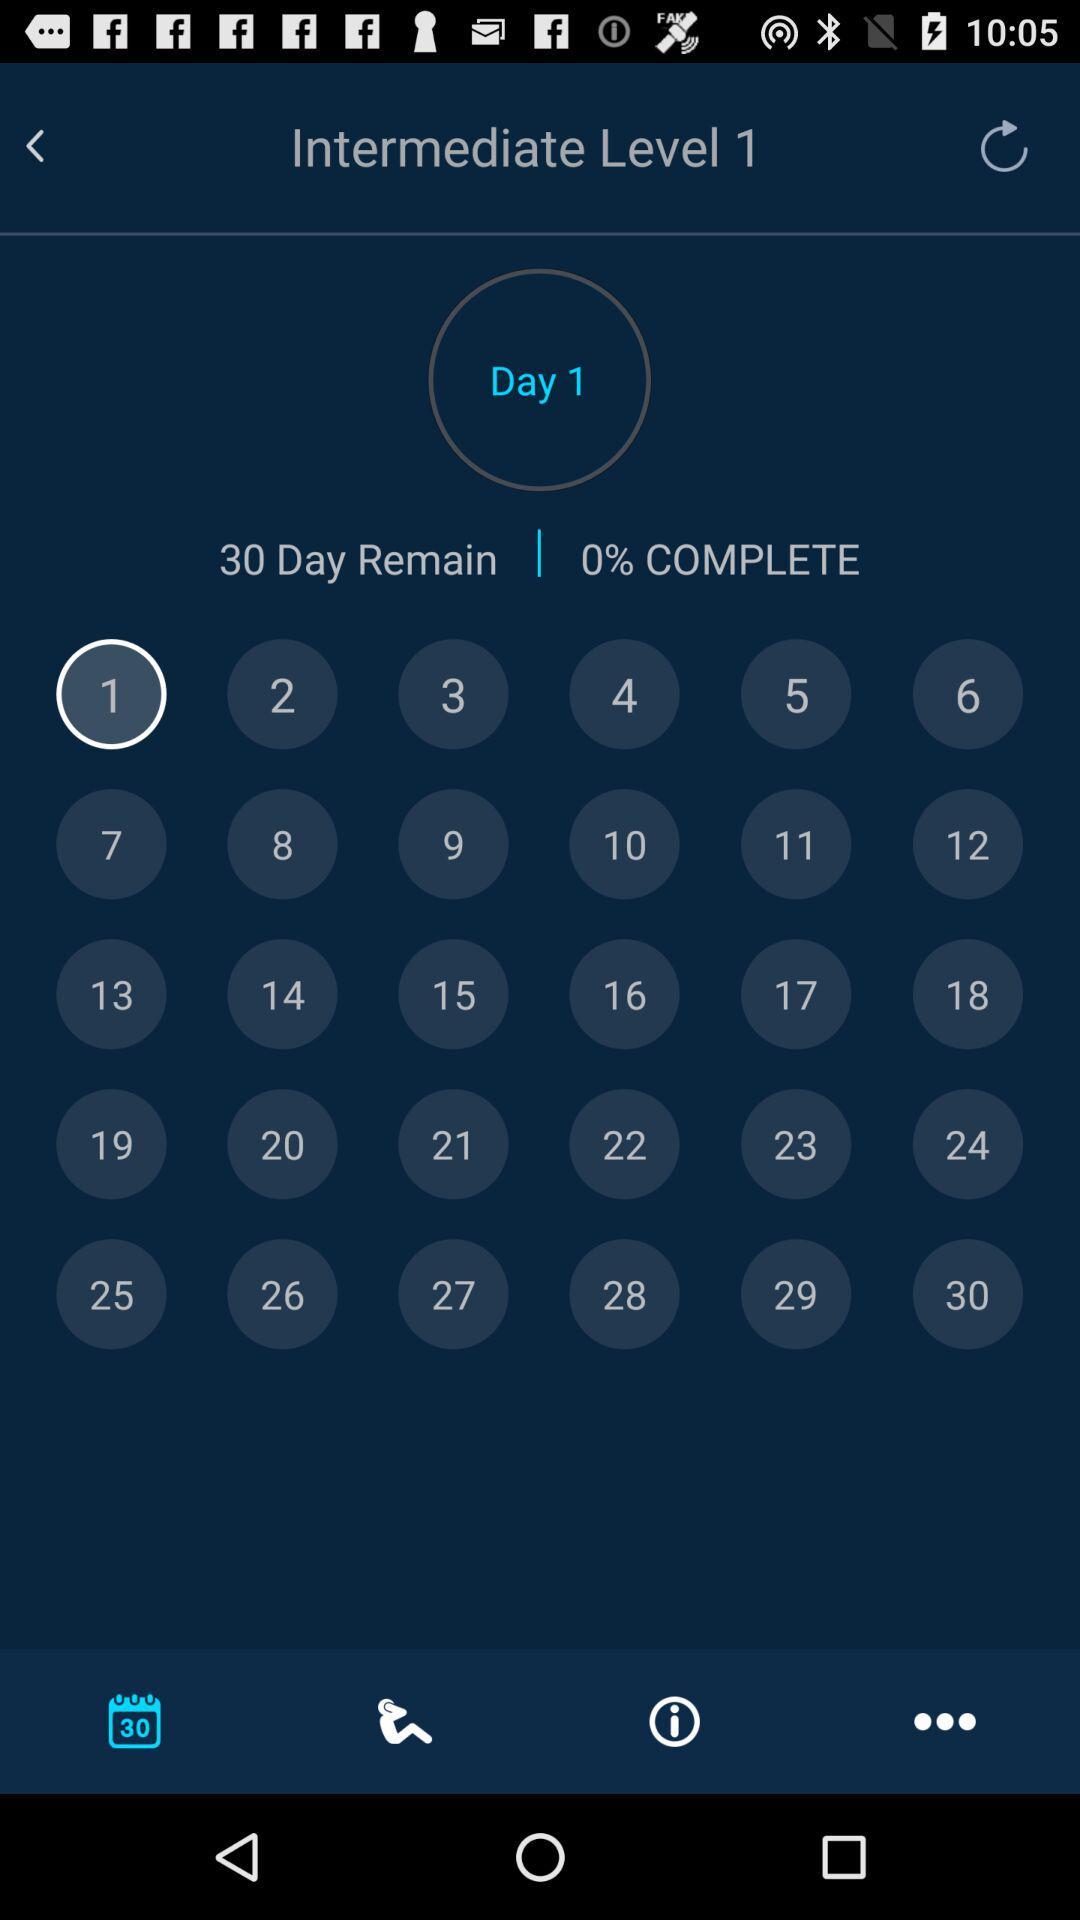  What do you see at coordinates (994, 145) in the screenshot?
I see `refresh screen` at bounding box center [994, 145].